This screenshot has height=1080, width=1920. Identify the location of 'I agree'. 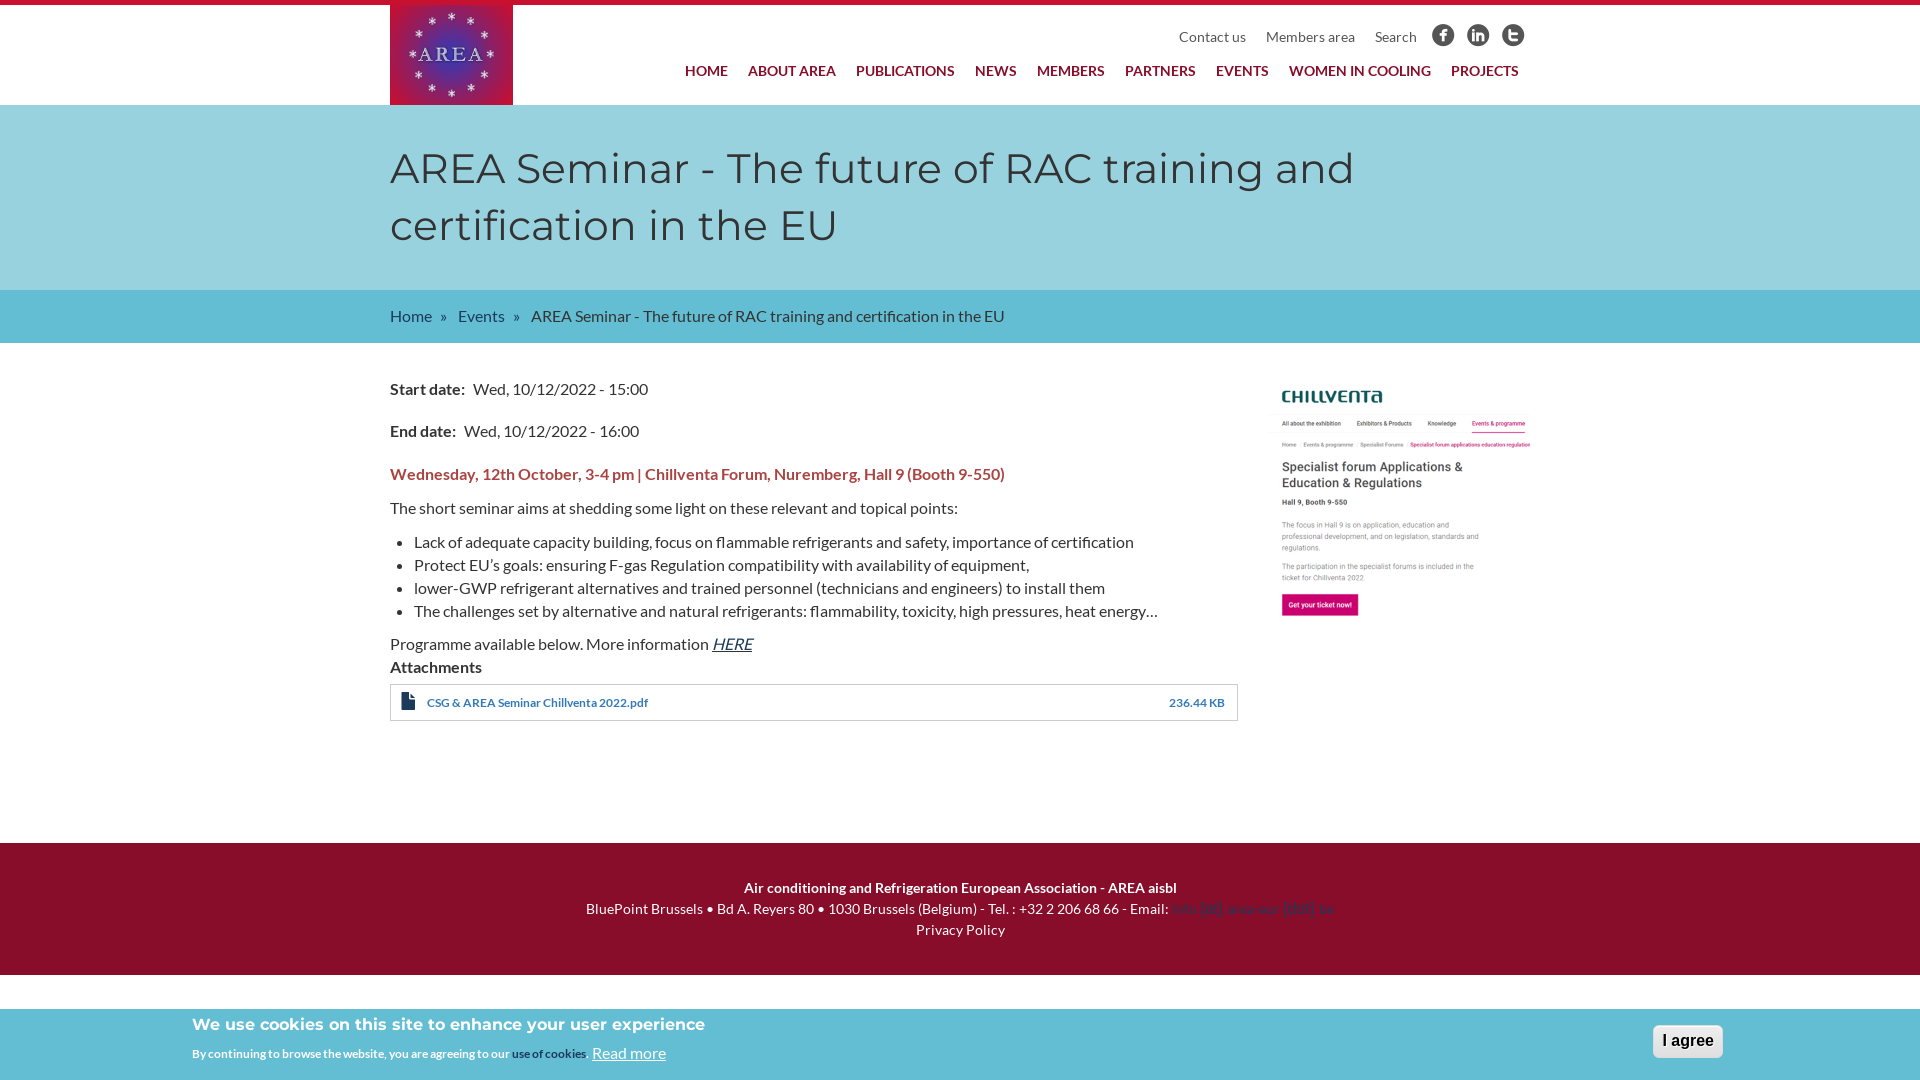
(1687, 1040).